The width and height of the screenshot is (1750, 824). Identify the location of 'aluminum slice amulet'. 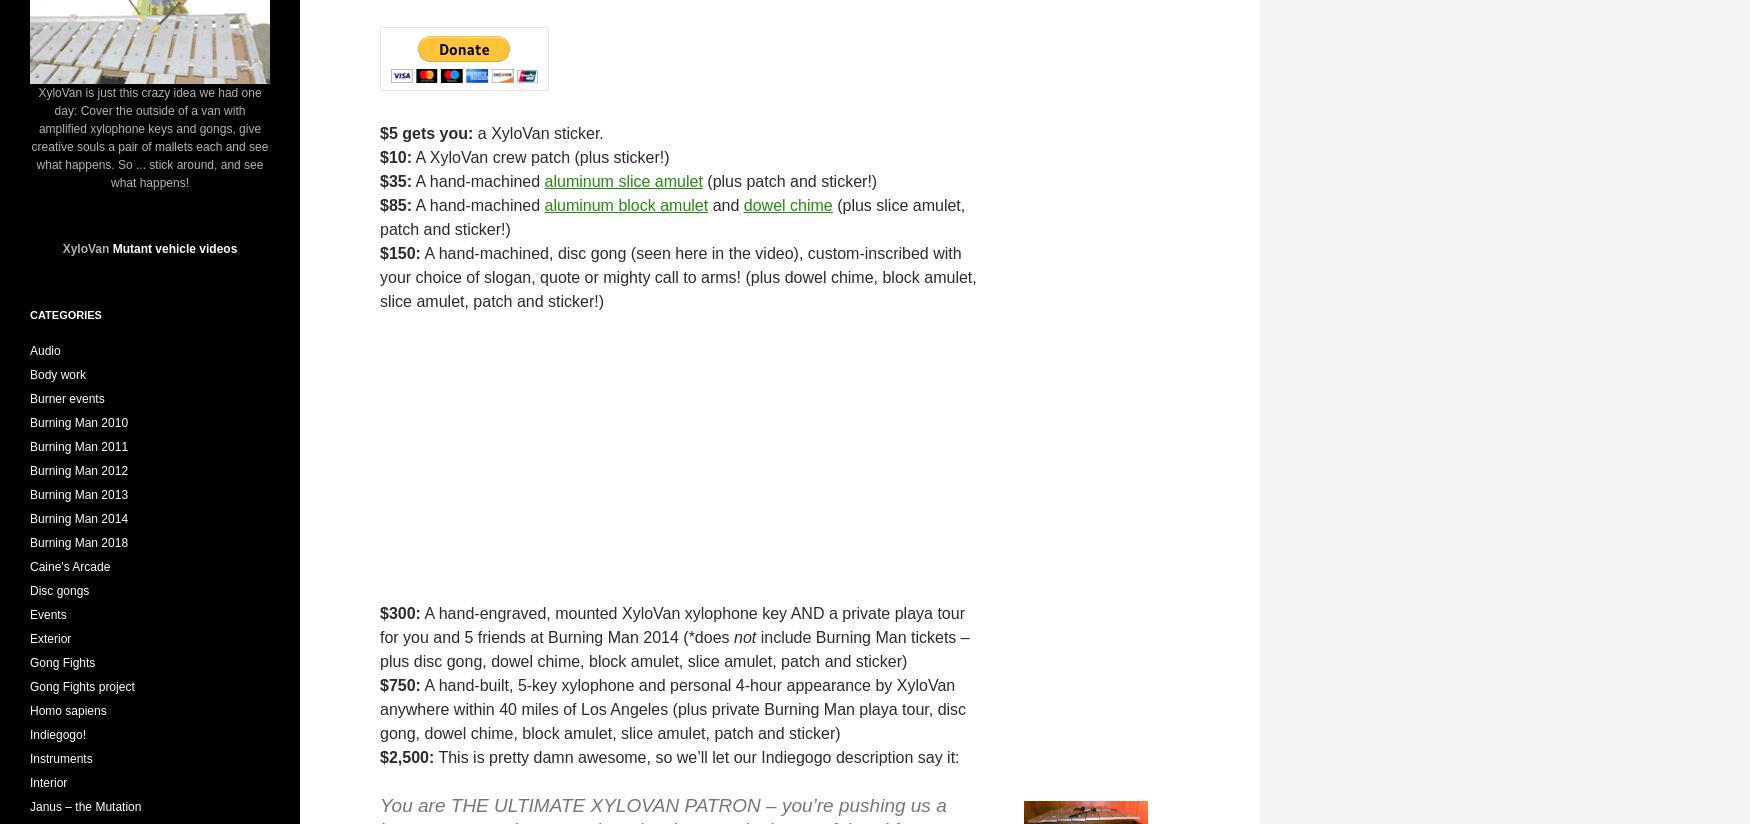
(543, 181).